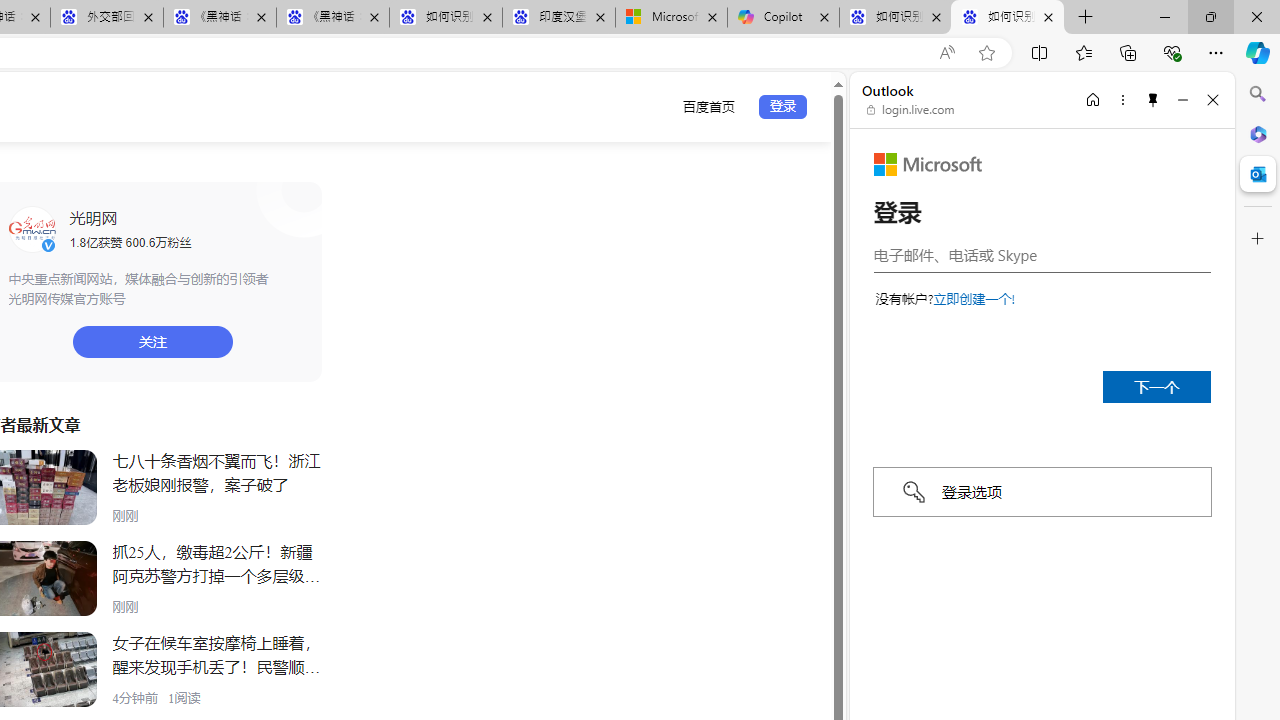  What do you see at coordinates (782, 17) in the screenshot?
I see `'Copilot'` at bounding box center [782, 17].